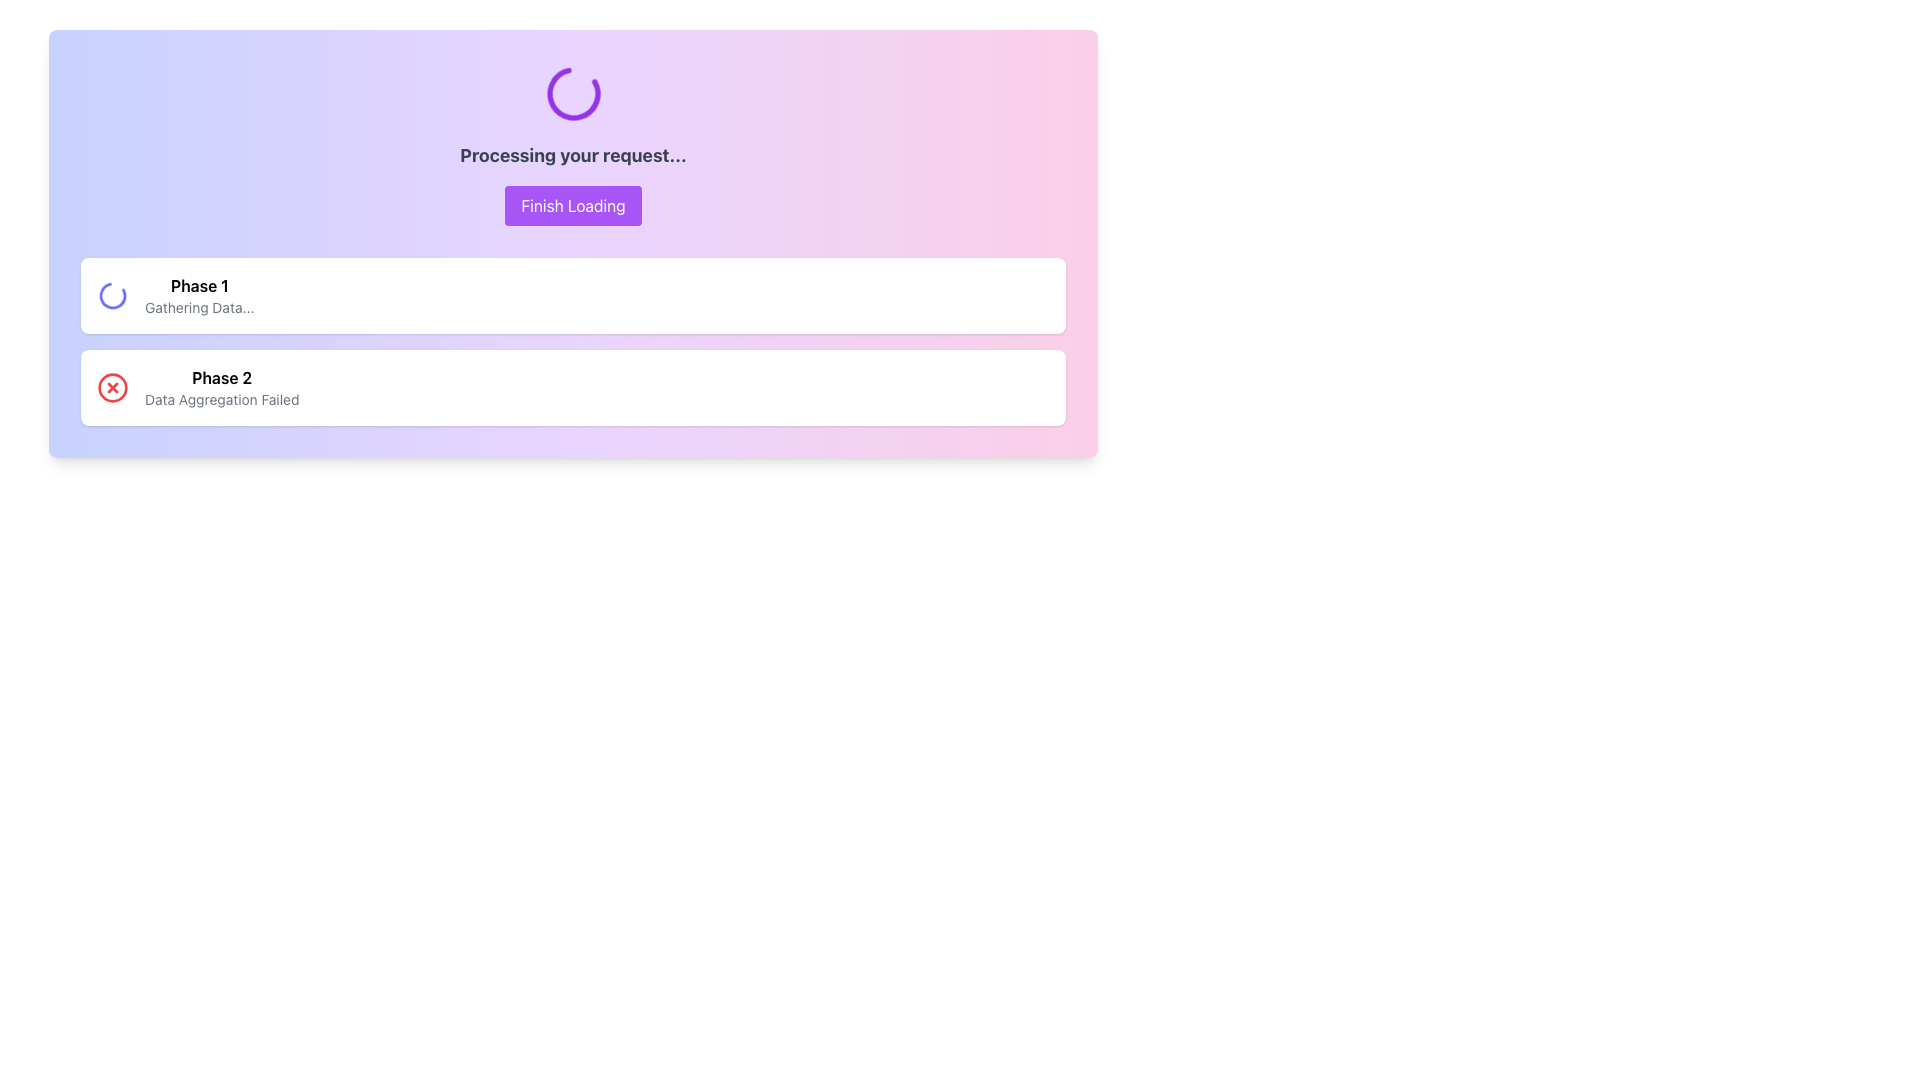 The image size is (1920, 1080). Describe the element at coordinates (112, 296) in the screenshot. I see `the animation of the SVG Icon located in the upper-left corner of the white card titled 'Phase 1', adjacent to the text 'Gathering Data...'` at that location.